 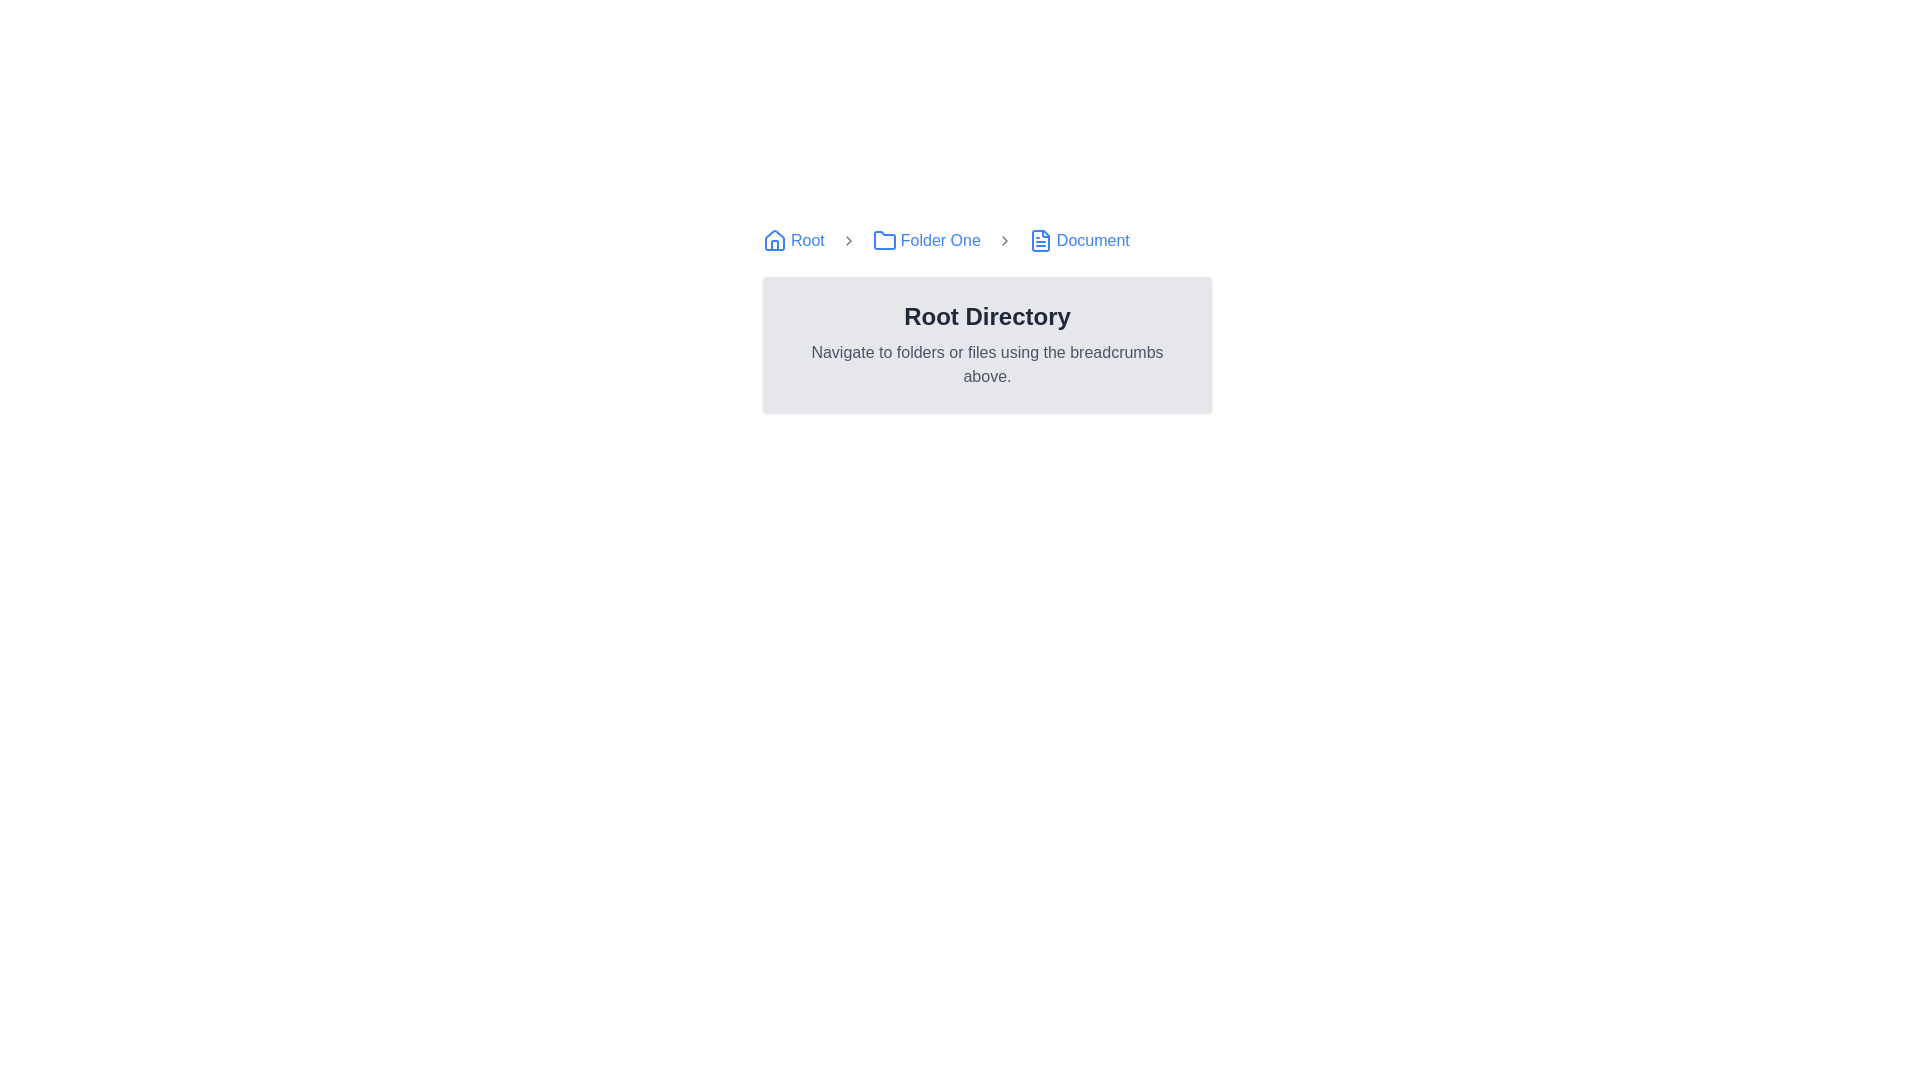 I want to click on the folder icon in the breadcrumb navigation labeled 'Folder One', which is styled as a link and is the third element in the breadcrumb sequence, so click(x=925, y=239).